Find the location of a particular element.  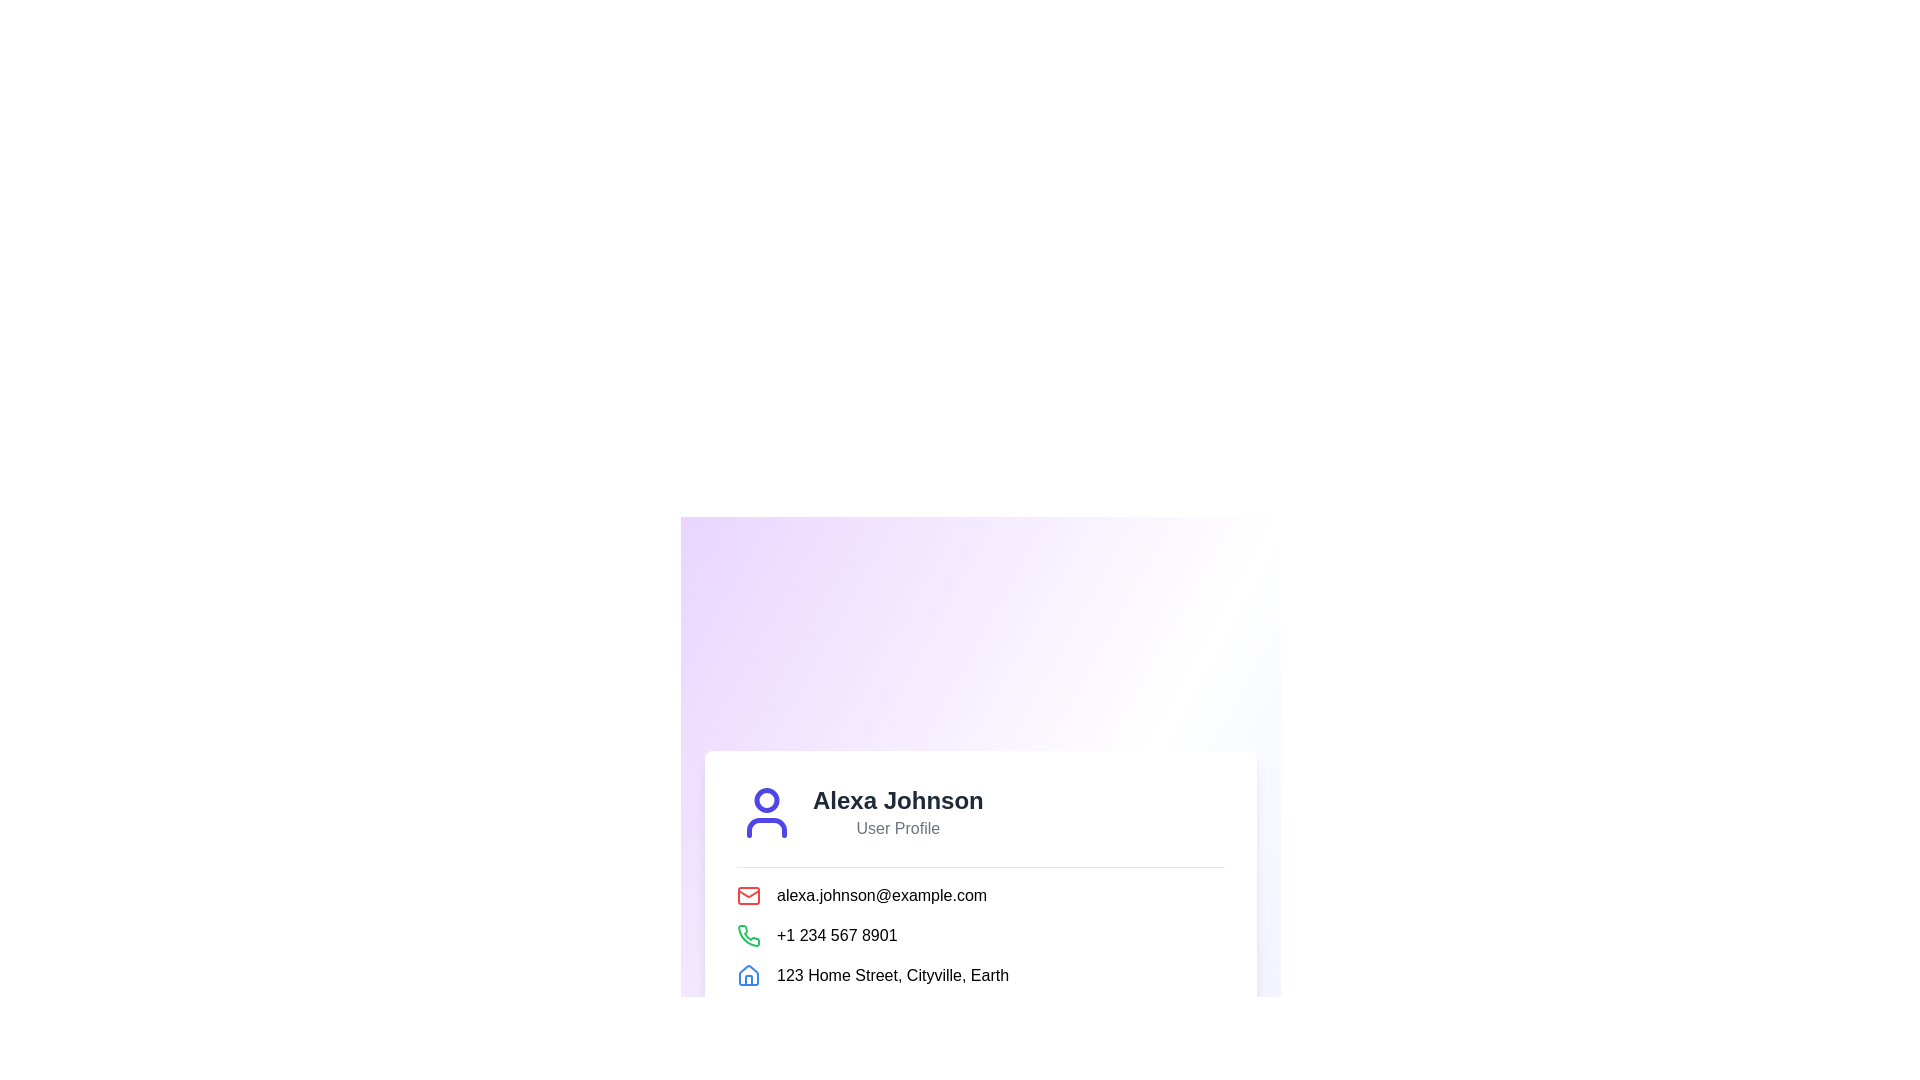

the red envelope icon representing the email address 'alexa.johnson@example.com', which is the first item in the row of elements is located at coordinates (747, 893).